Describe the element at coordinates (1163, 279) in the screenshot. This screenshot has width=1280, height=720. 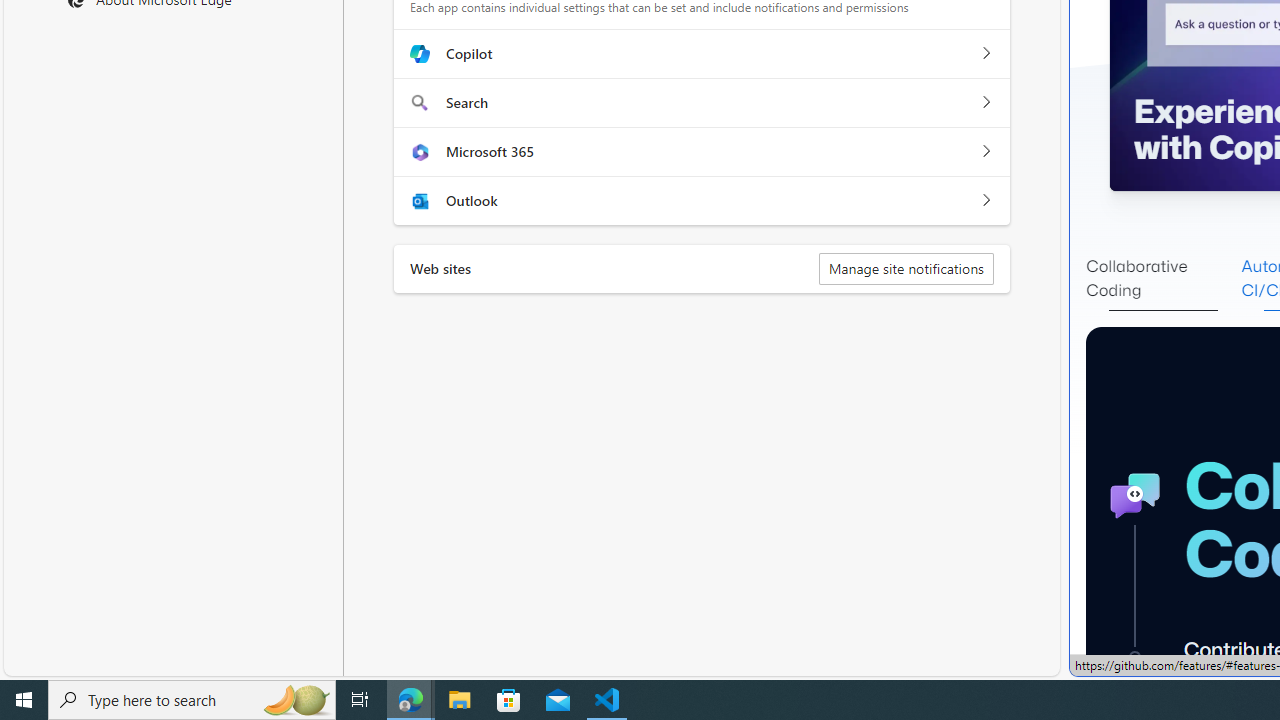
I see `'Collaborative Coding'` at that location.